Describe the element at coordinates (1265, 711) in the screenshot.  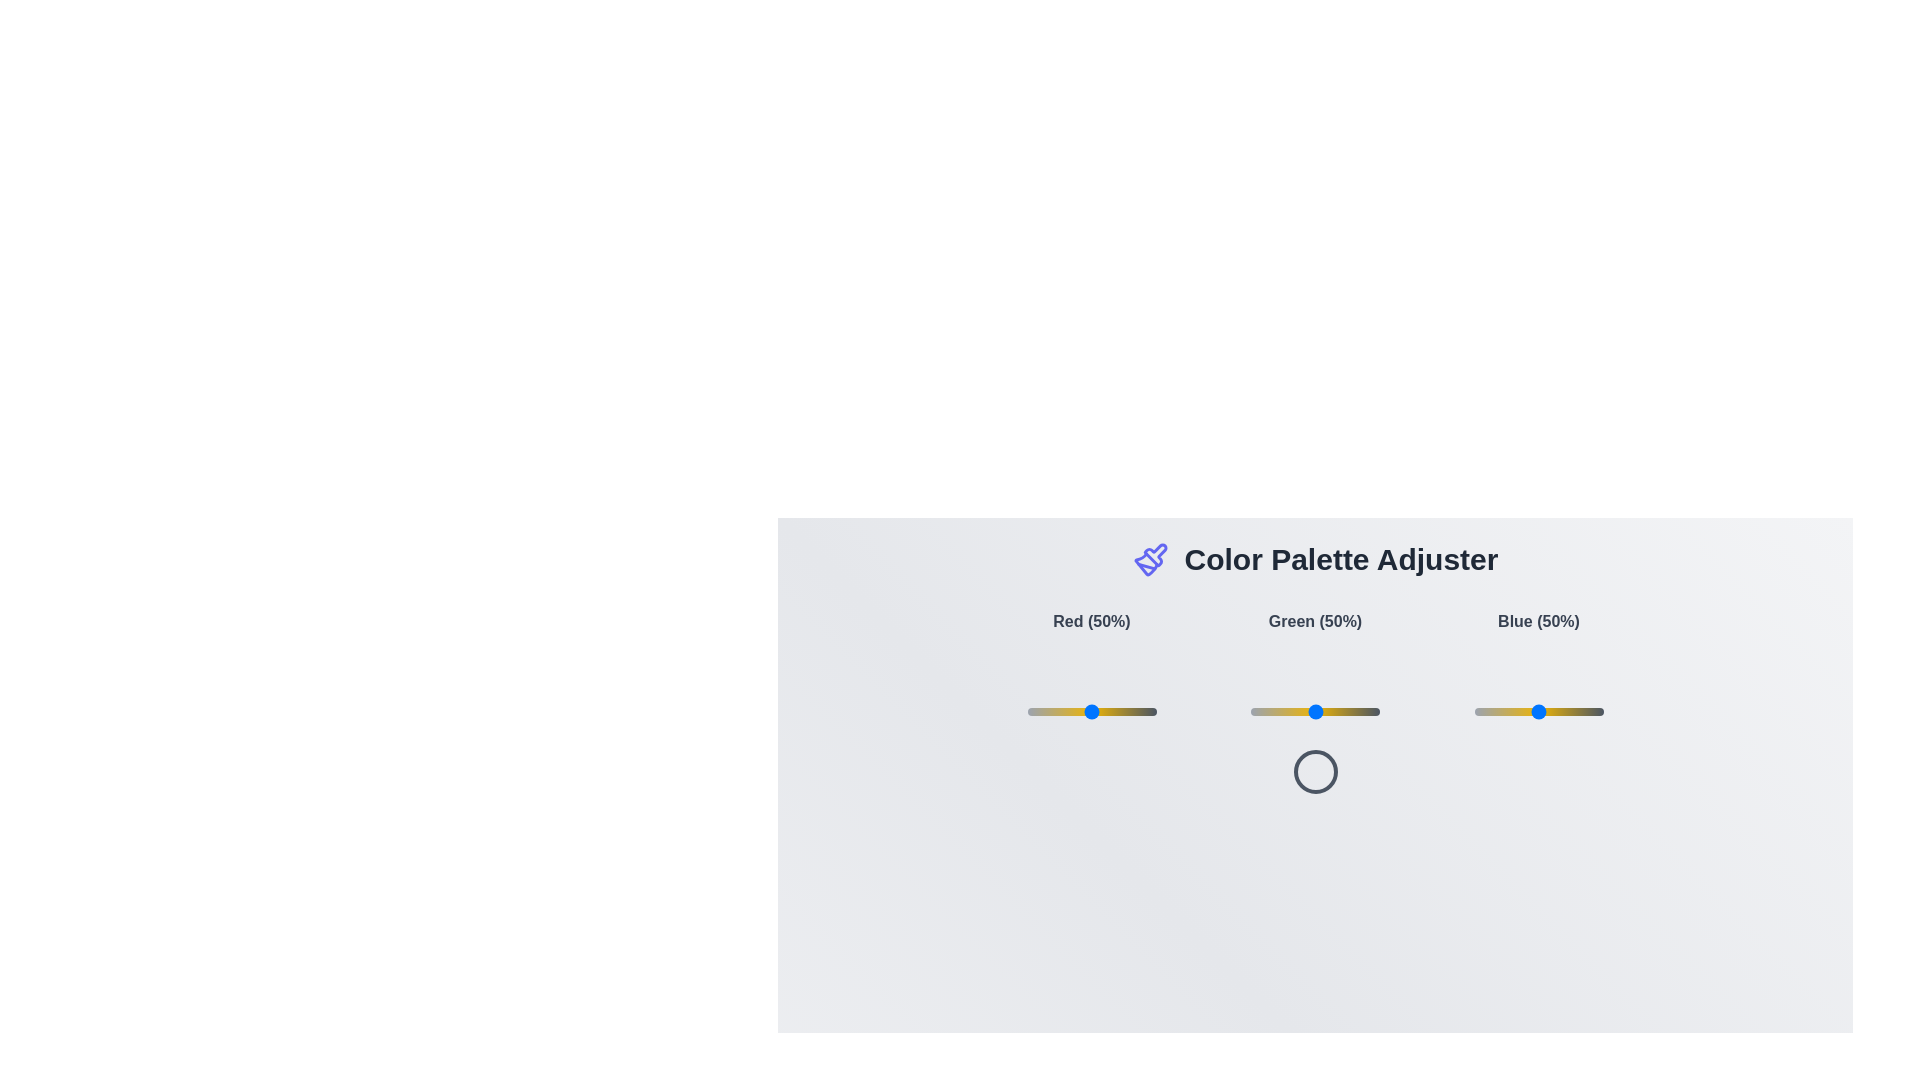
I see `the green slider to 12%` at that location.